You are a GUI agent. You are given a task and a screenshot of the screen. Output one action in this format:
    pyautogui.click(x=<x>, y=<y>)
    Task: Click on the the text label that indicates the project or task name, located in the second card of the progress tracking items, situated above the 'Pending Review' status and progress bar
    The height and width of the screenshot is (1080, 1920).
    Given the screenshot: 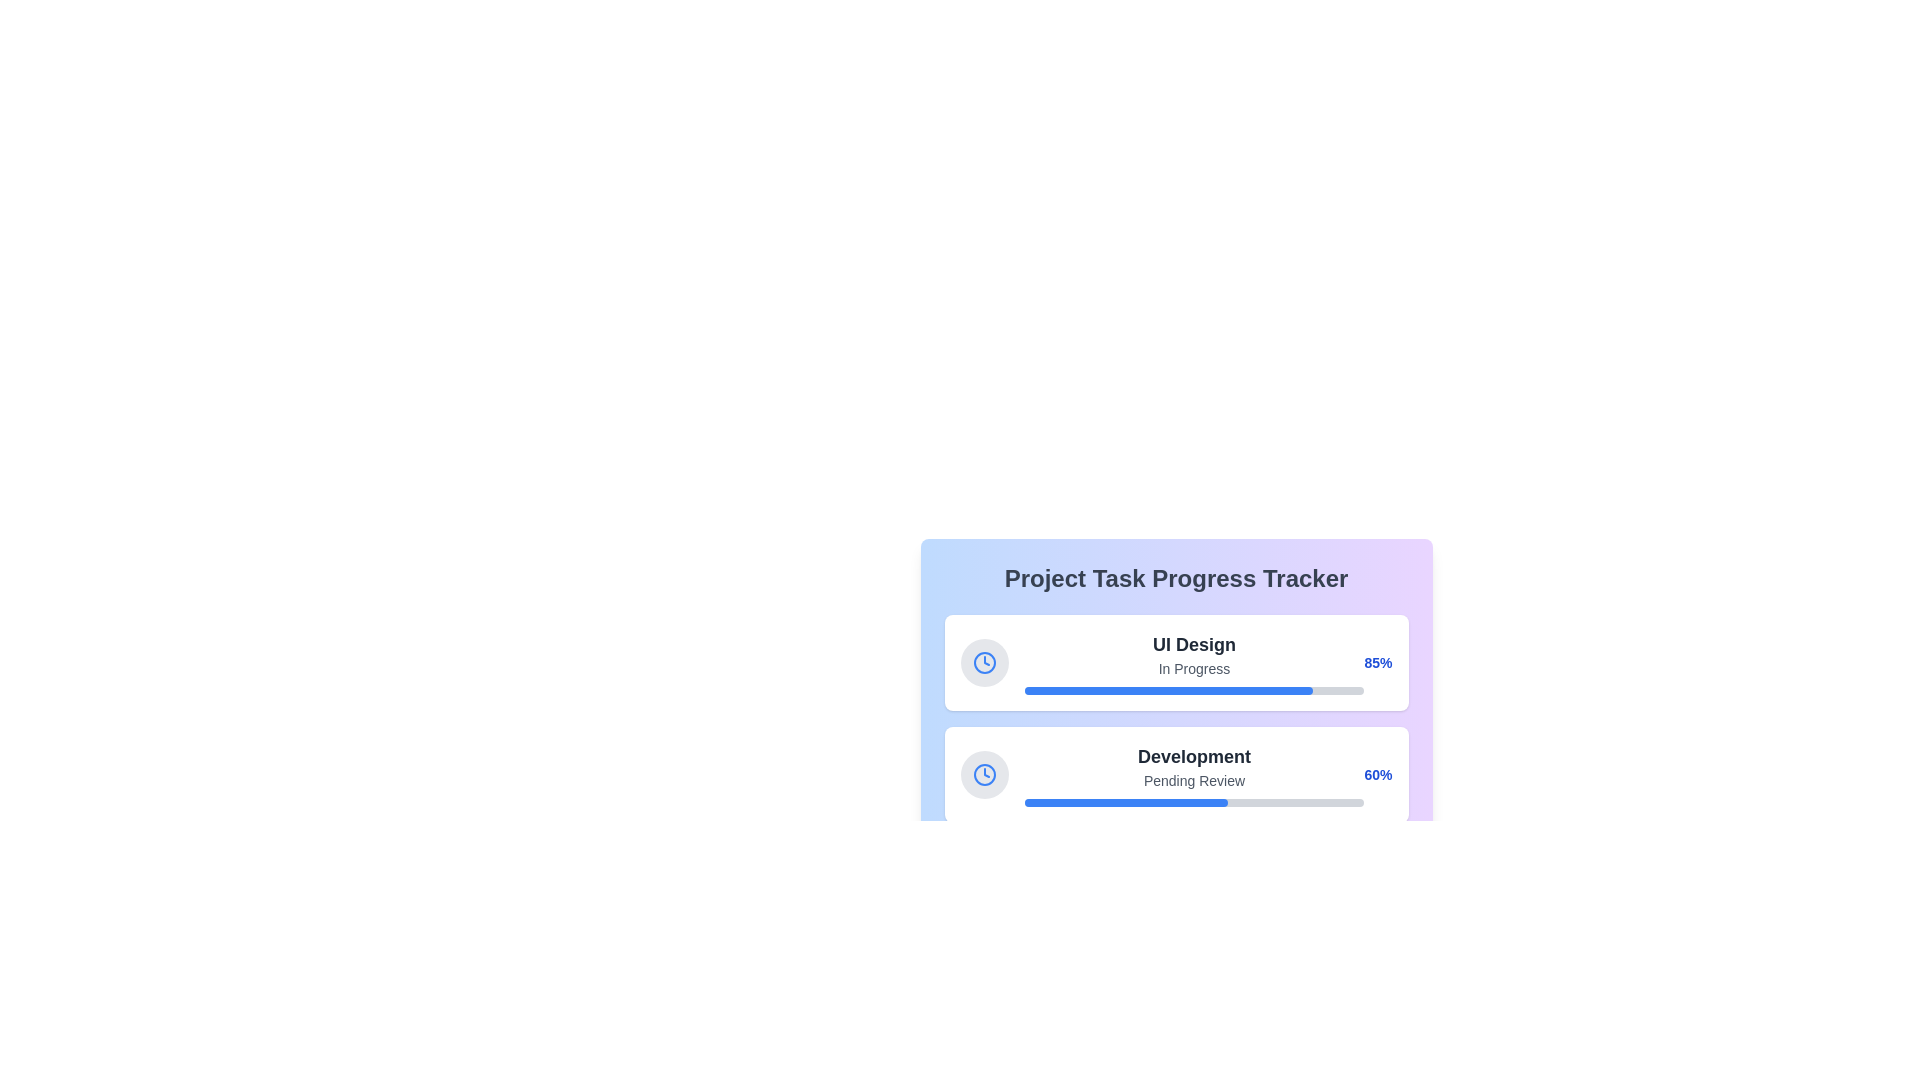 What is the action you would take?
    pyautogui.click(x=1194, y=756)
    